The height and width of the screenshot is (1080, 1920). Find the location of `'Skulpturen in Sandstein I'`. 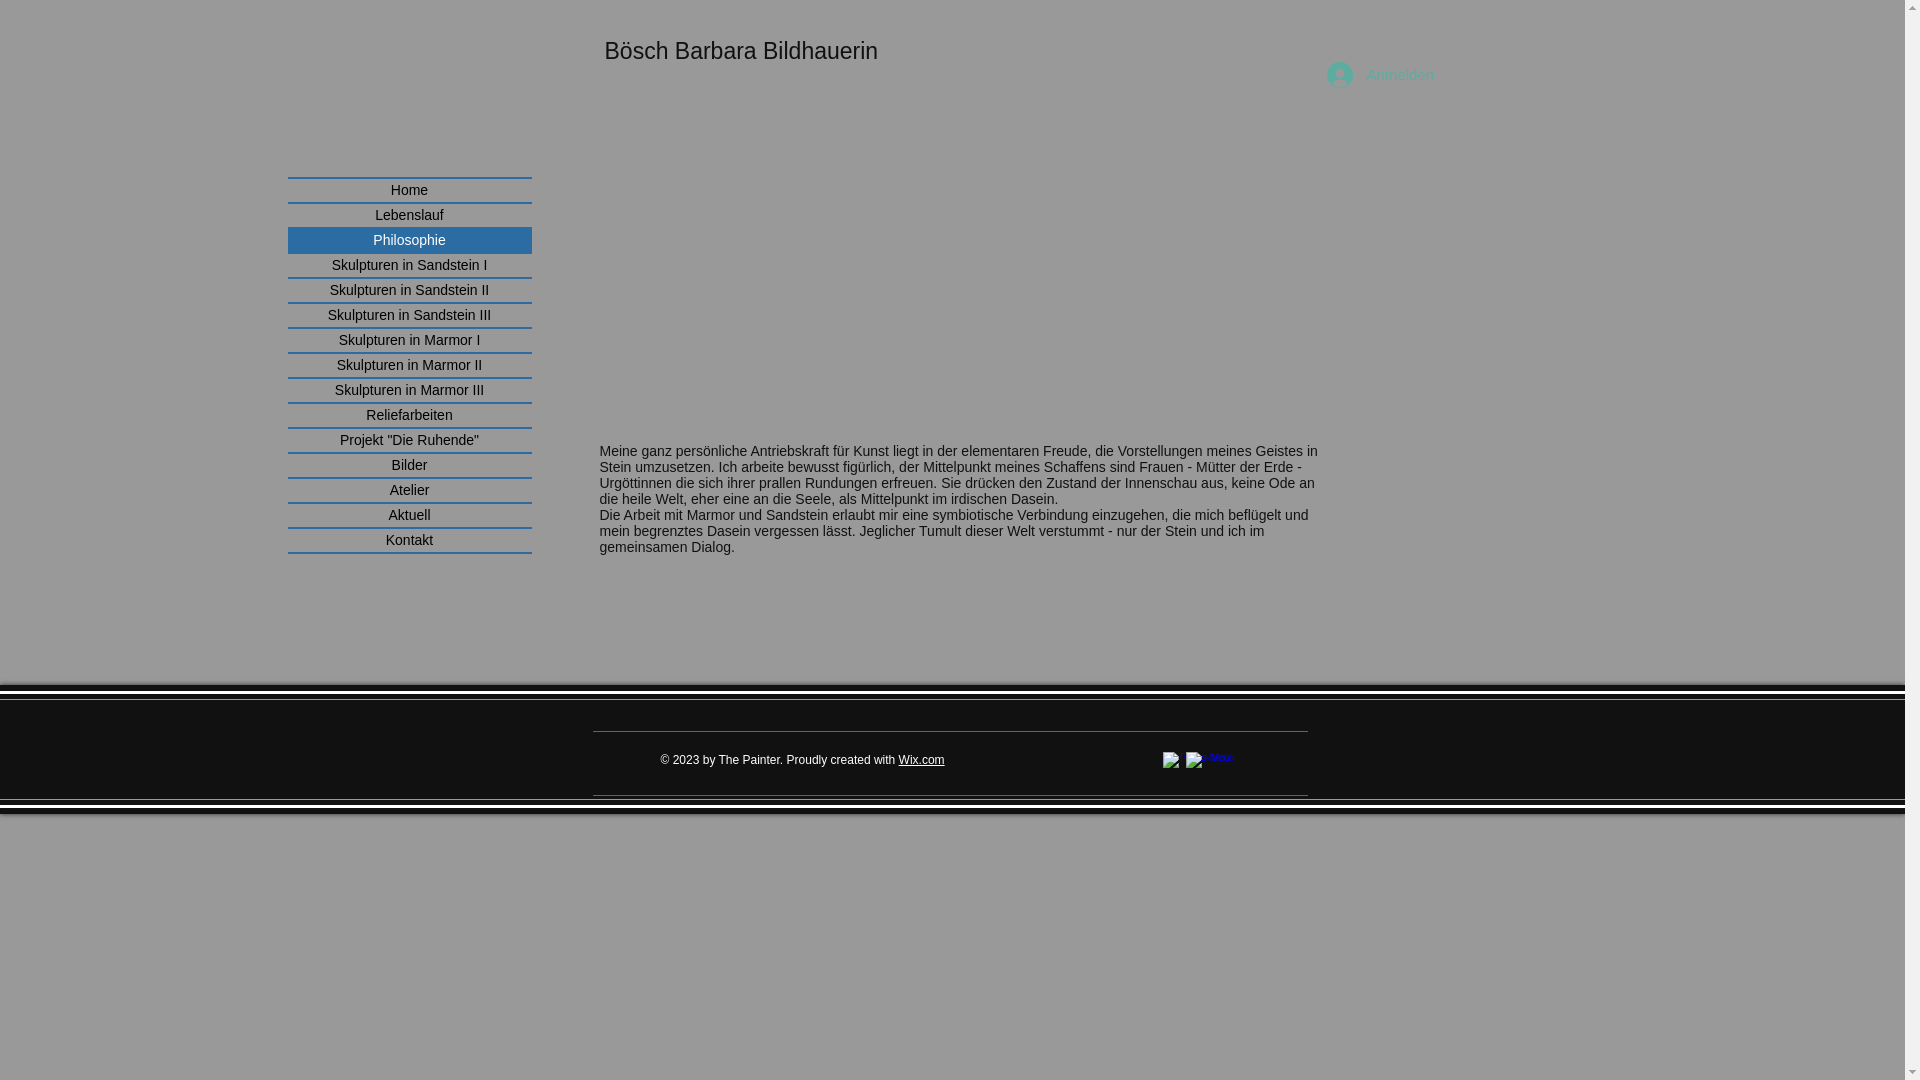

'Skulpturen in Sandstein I' is located at coordinates (408, 264).